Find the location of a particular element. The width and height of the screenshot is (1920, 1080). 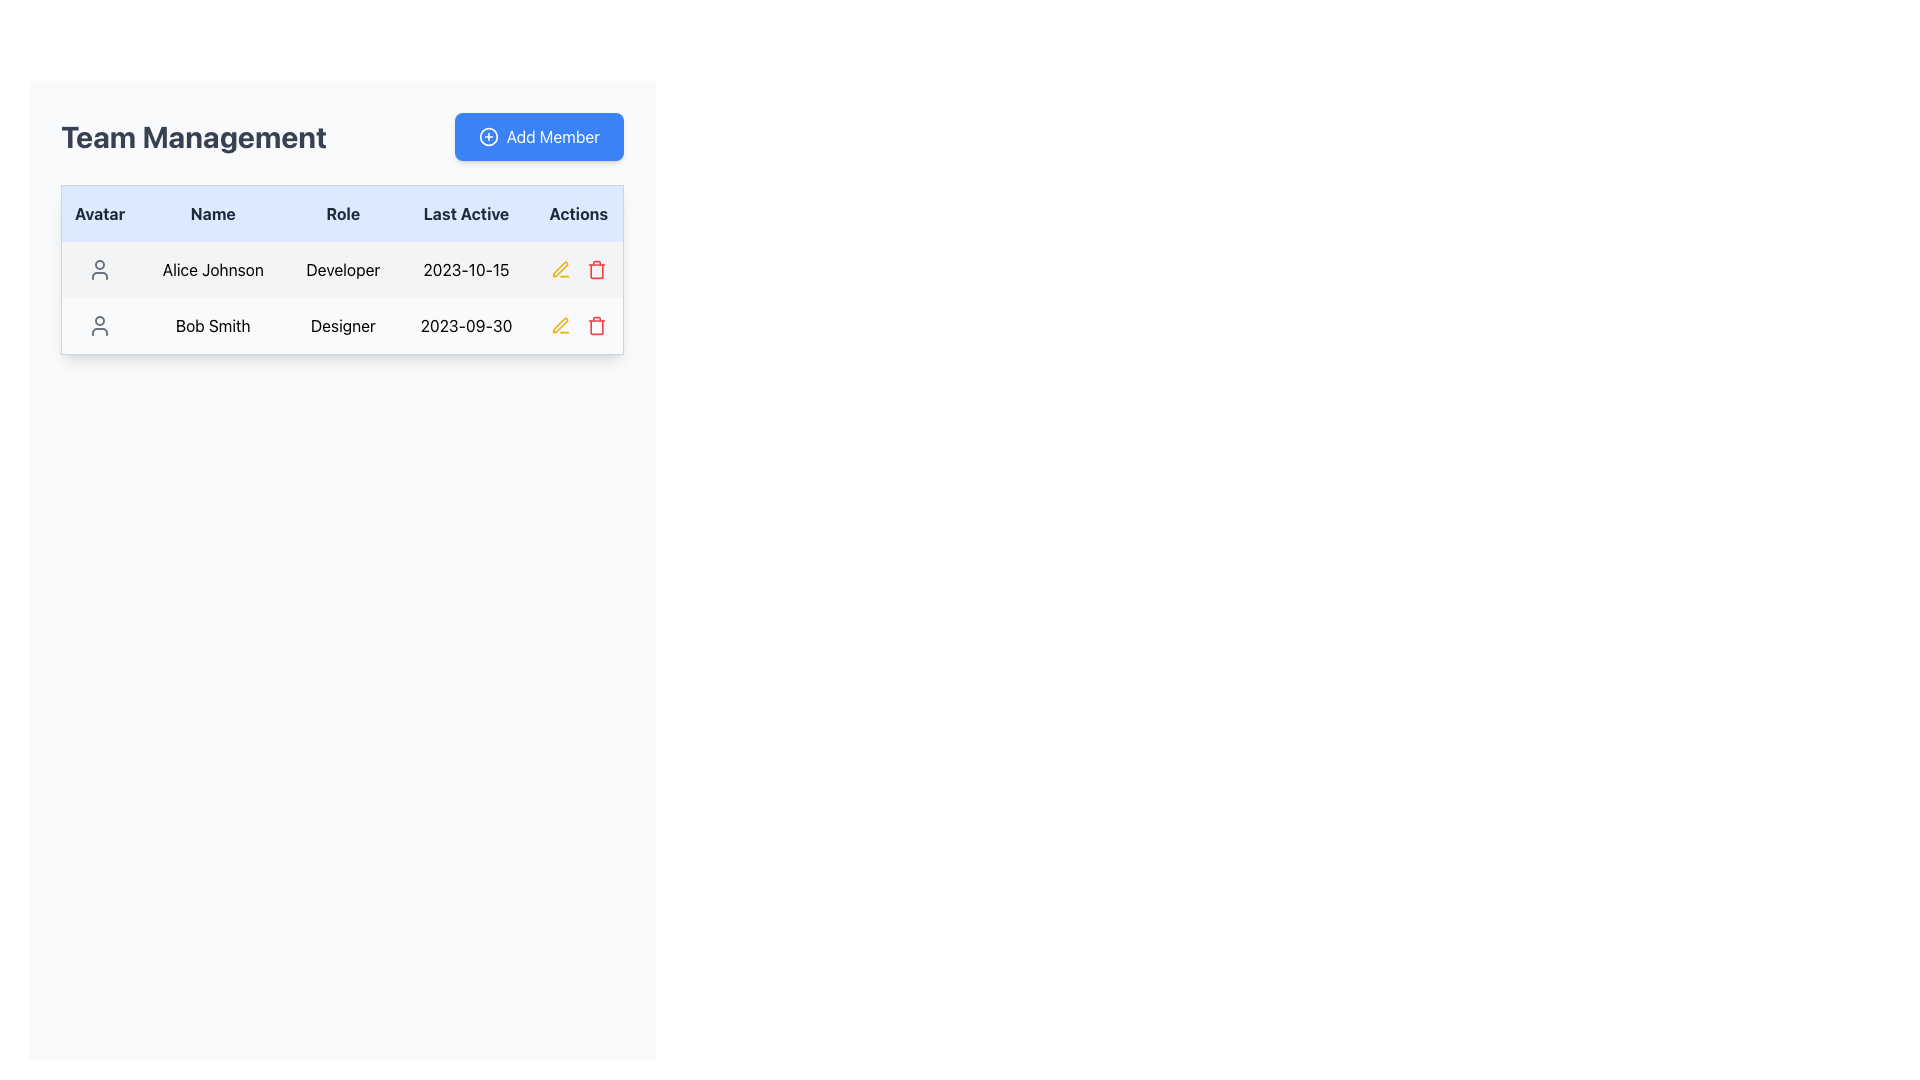

the text label displaying the name of a team member in the second column of the first row of the 'Team Management' table is located at coordinates (213, 270).